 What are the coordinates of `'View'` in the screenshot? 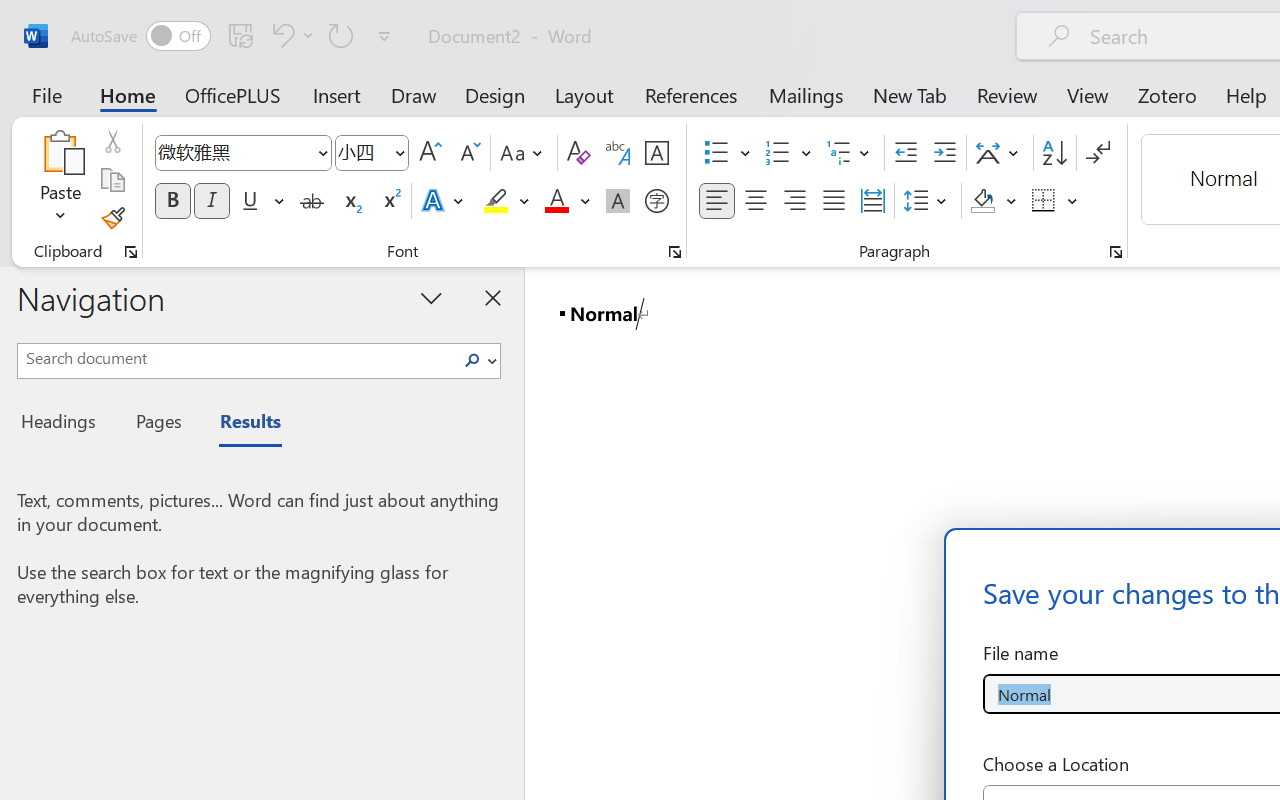 It's located at (1087, 94).